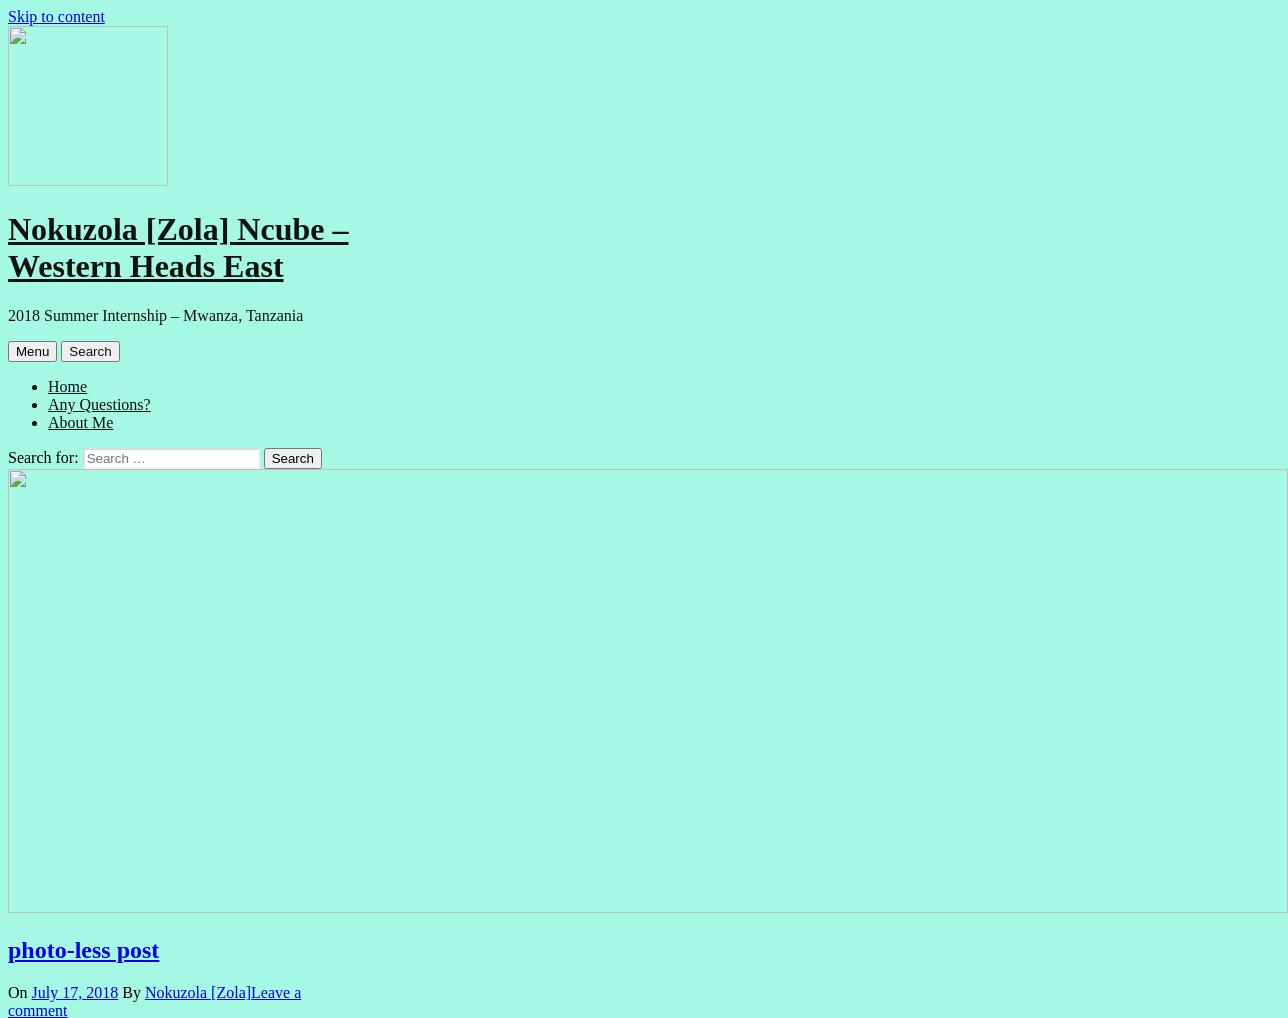 The height and width of the screenshot is (1018, 1288). Describe the element at coordinates (83, 947) in the screenshot. I see `'photo-less post'` at that location.